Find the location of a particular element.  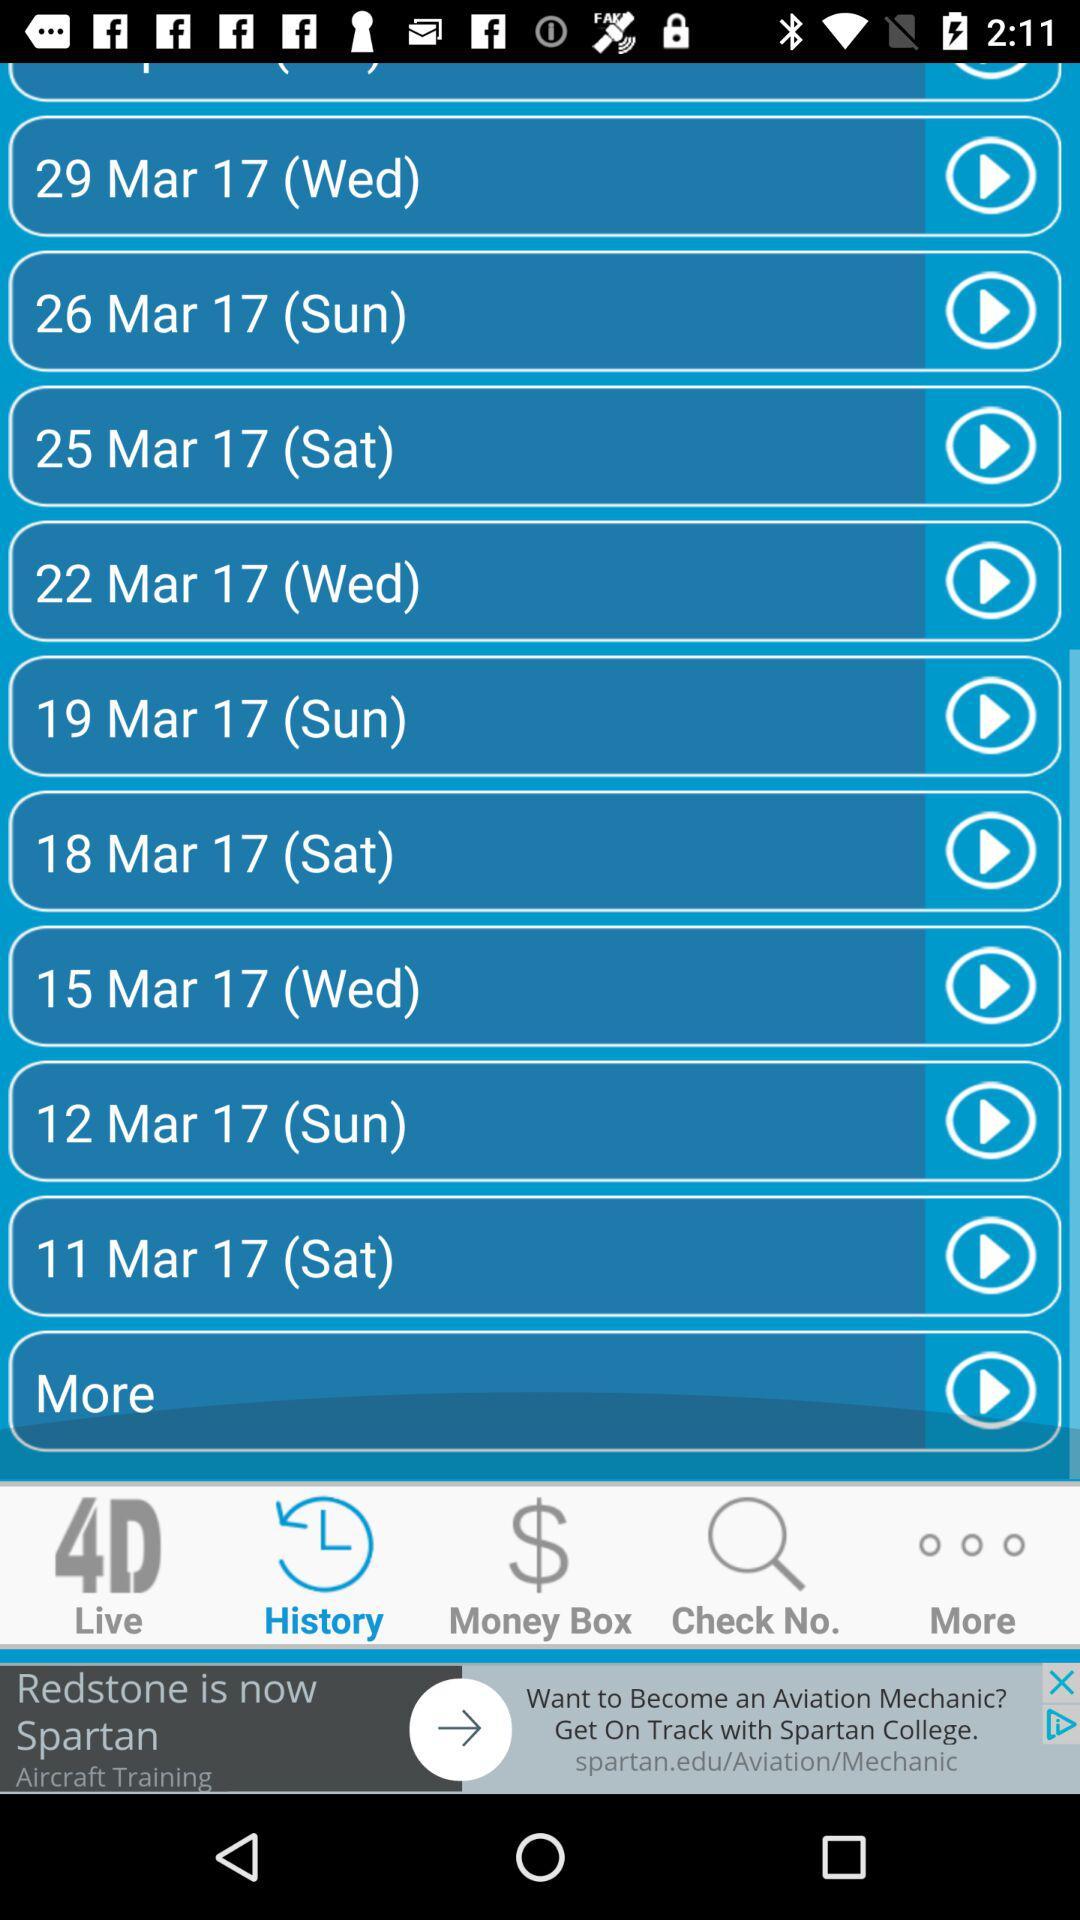

open advertisement is located at coordinates (540, 1727).